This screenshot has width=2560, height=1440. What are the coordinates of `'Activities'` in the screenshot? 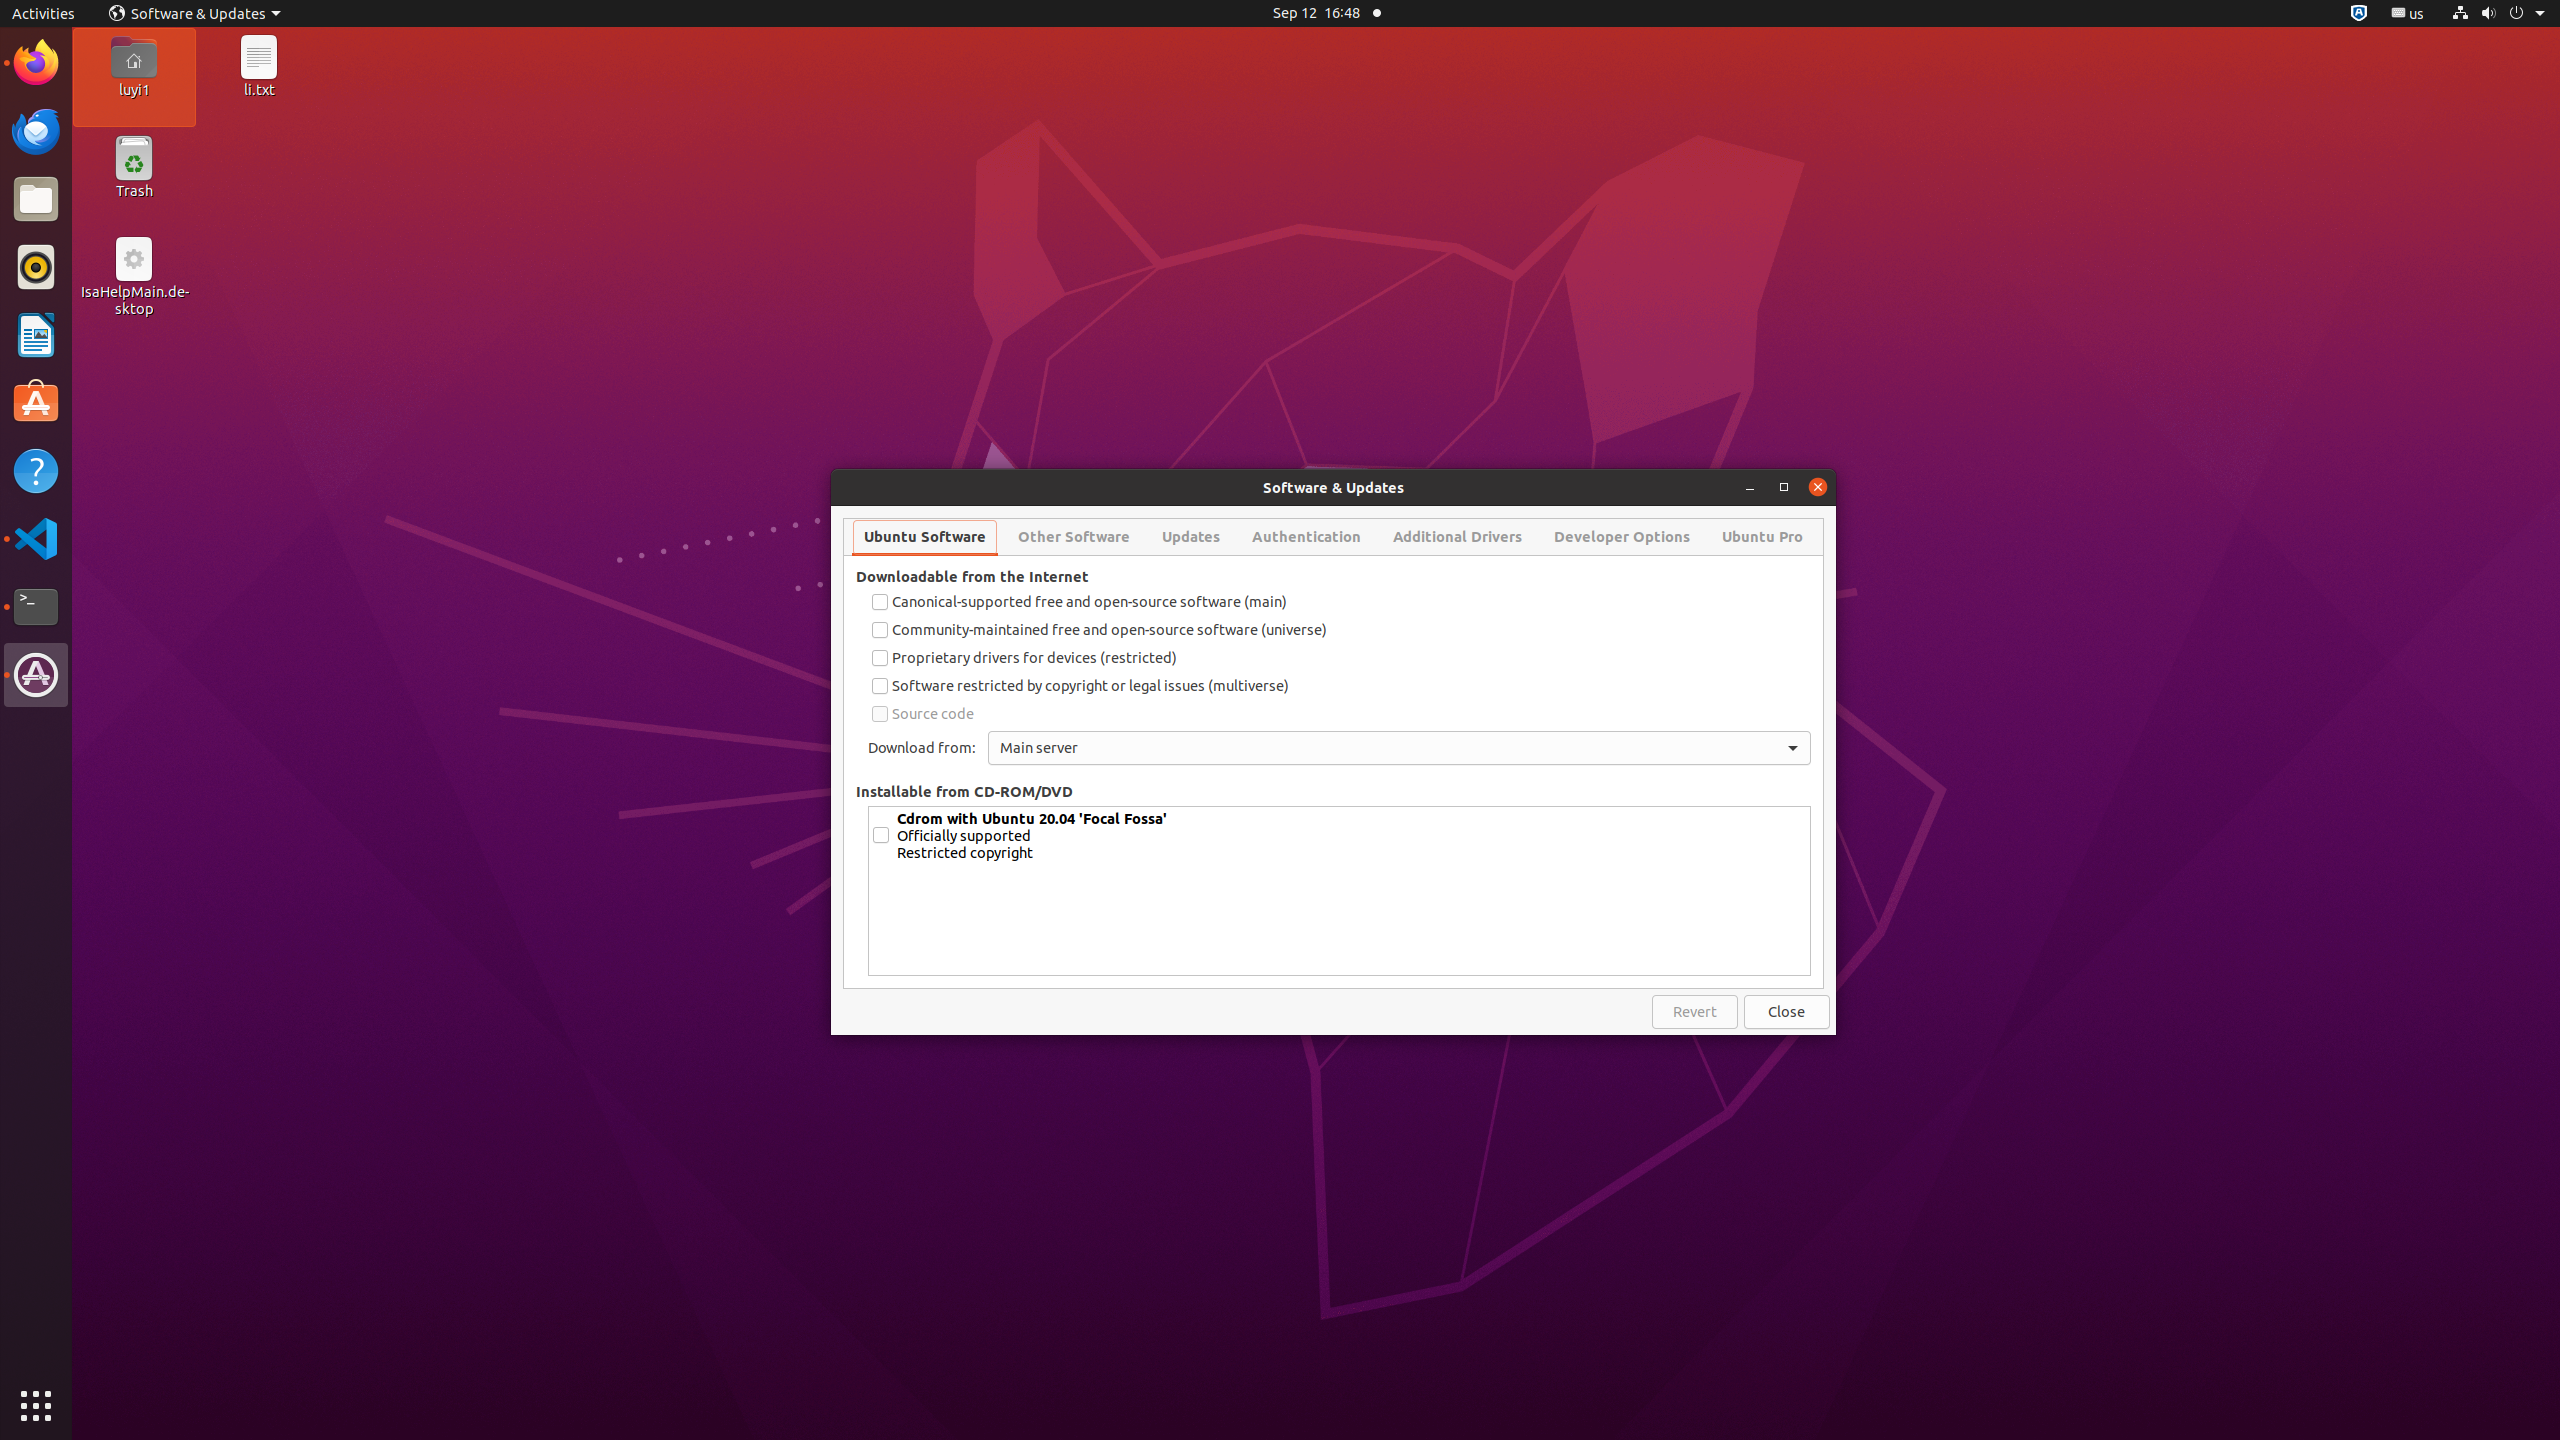 It's located at (42, 12).